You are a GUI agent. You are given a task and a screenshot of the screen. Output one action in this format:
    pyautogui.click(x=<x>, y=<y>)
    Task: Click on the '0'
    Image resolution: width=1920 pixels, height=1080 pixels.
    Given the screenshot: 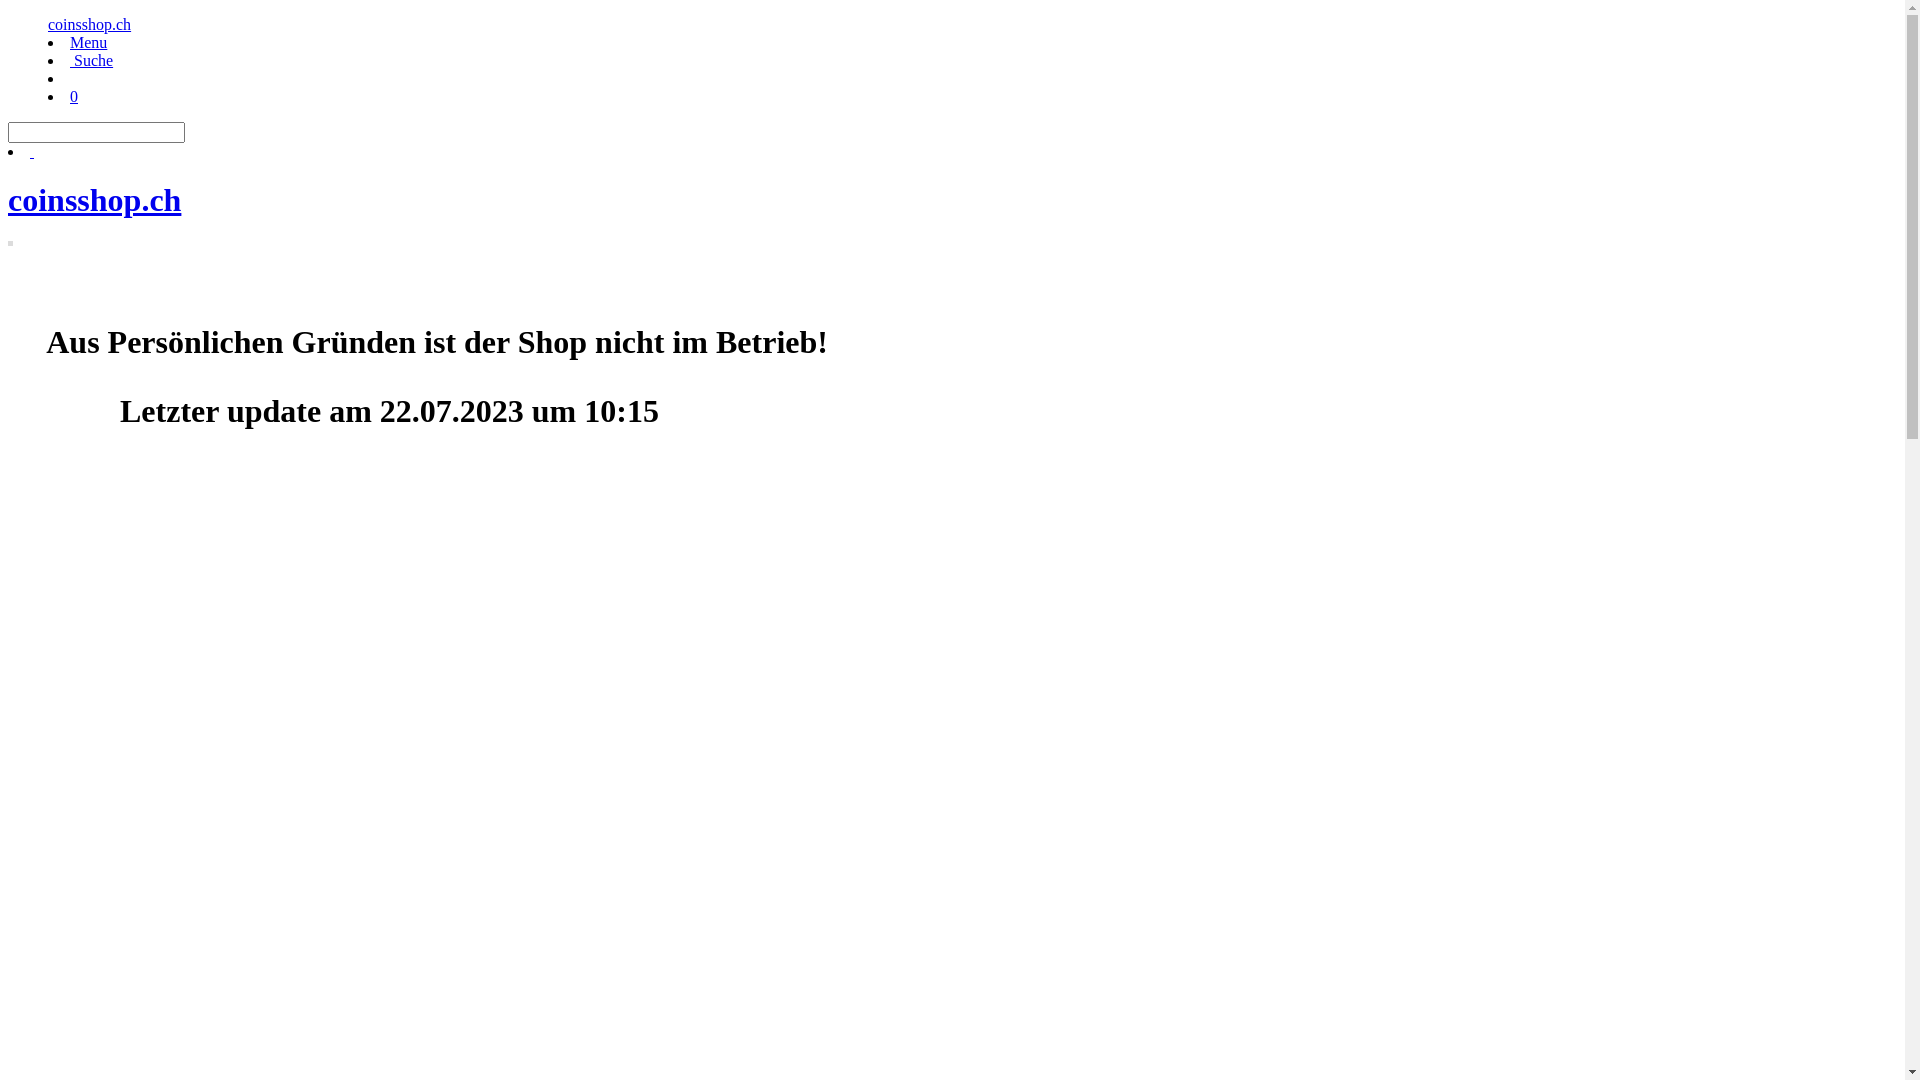 What is the action you would take?
    pyautogui.click(x=73, y=96)
    